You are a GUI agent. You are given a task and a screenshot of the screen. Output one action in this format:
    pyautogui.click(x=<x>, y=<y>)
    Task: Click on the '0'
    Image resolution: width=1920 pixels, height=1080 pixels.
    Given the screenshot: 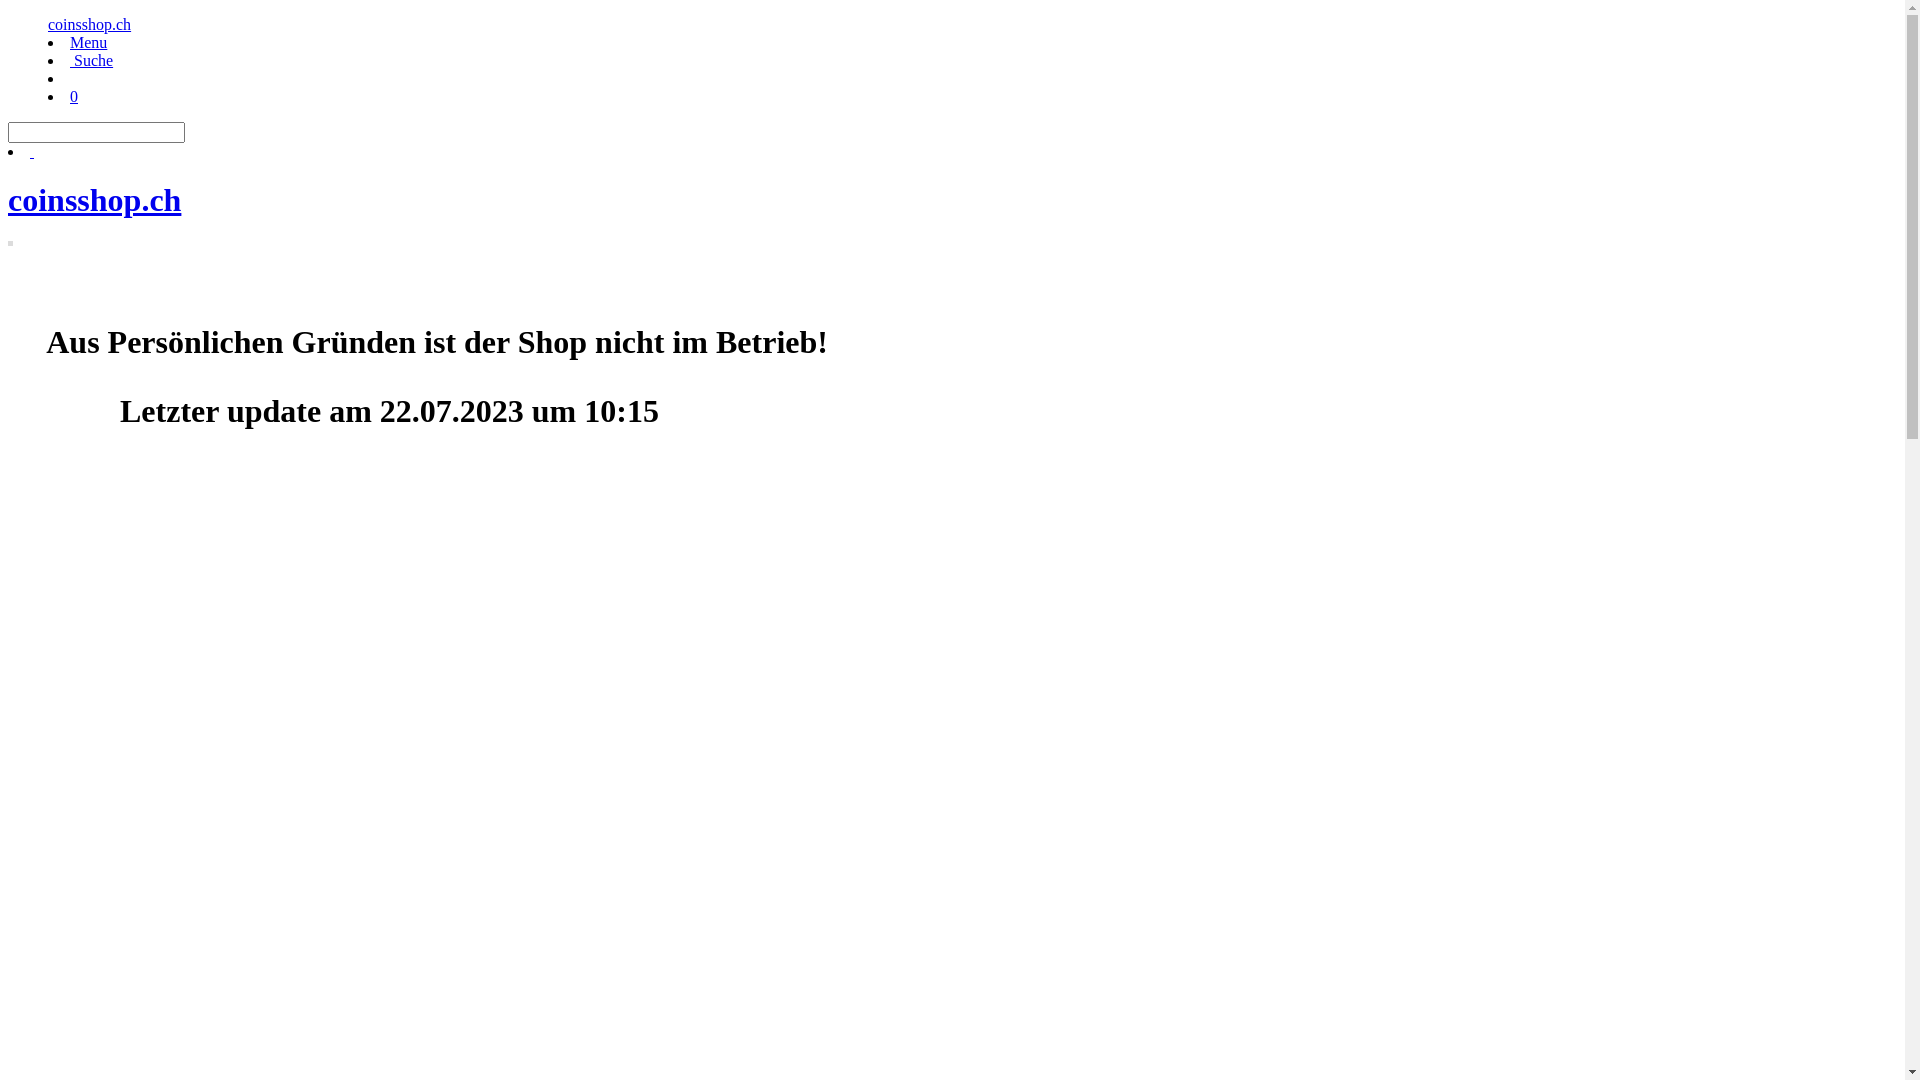 What is the action you would take?
    pyautogui.click(x=73, y=96)
    